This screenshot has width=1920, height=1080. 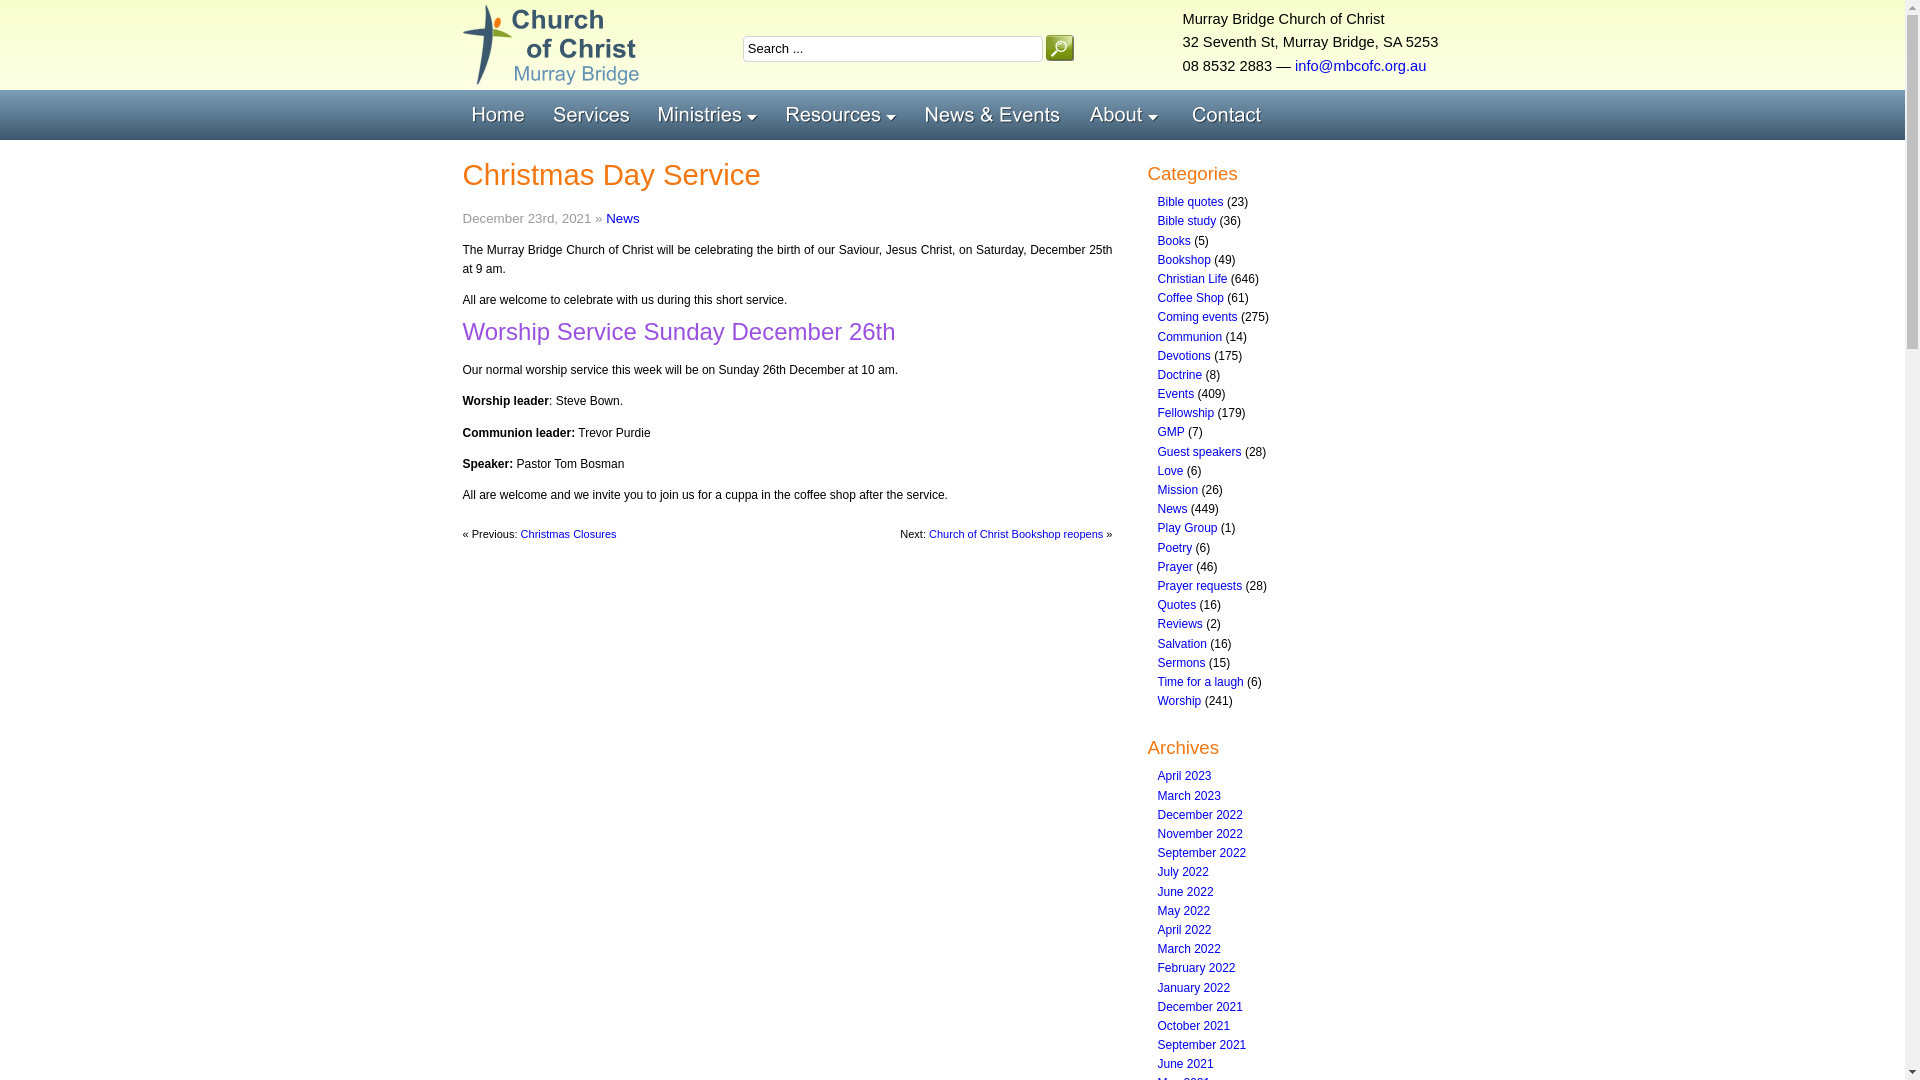 I want to click on 'February 2022', so click(x=1196, y=967).